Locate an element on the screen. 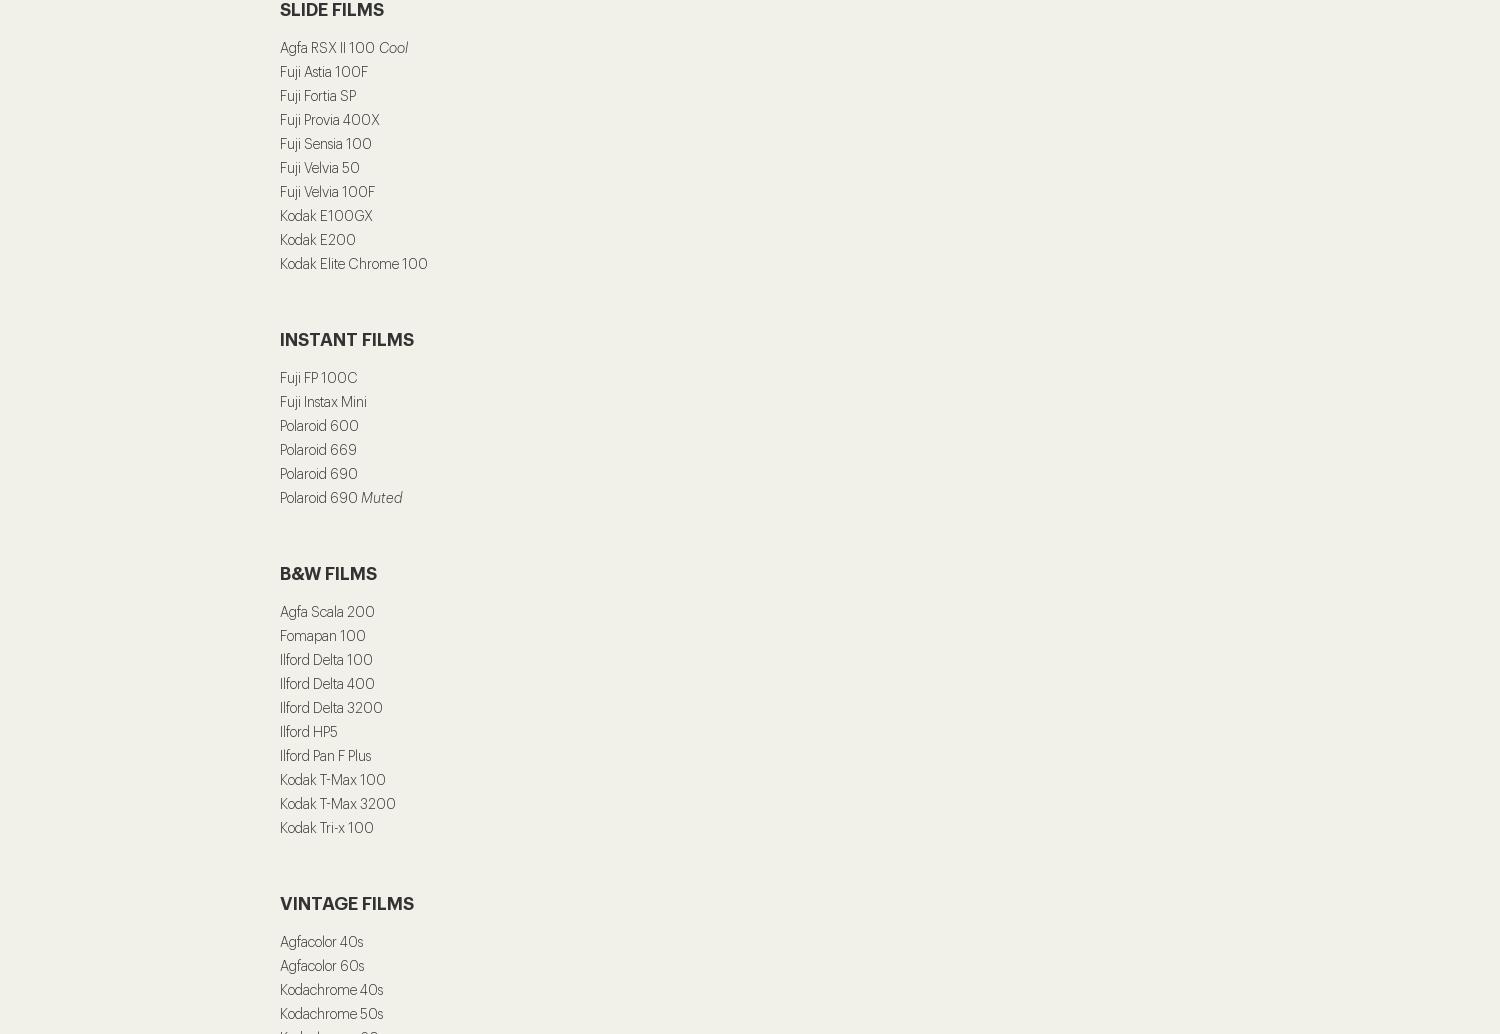  'Agfacolor 60s' is located at coordinates (321, 965).